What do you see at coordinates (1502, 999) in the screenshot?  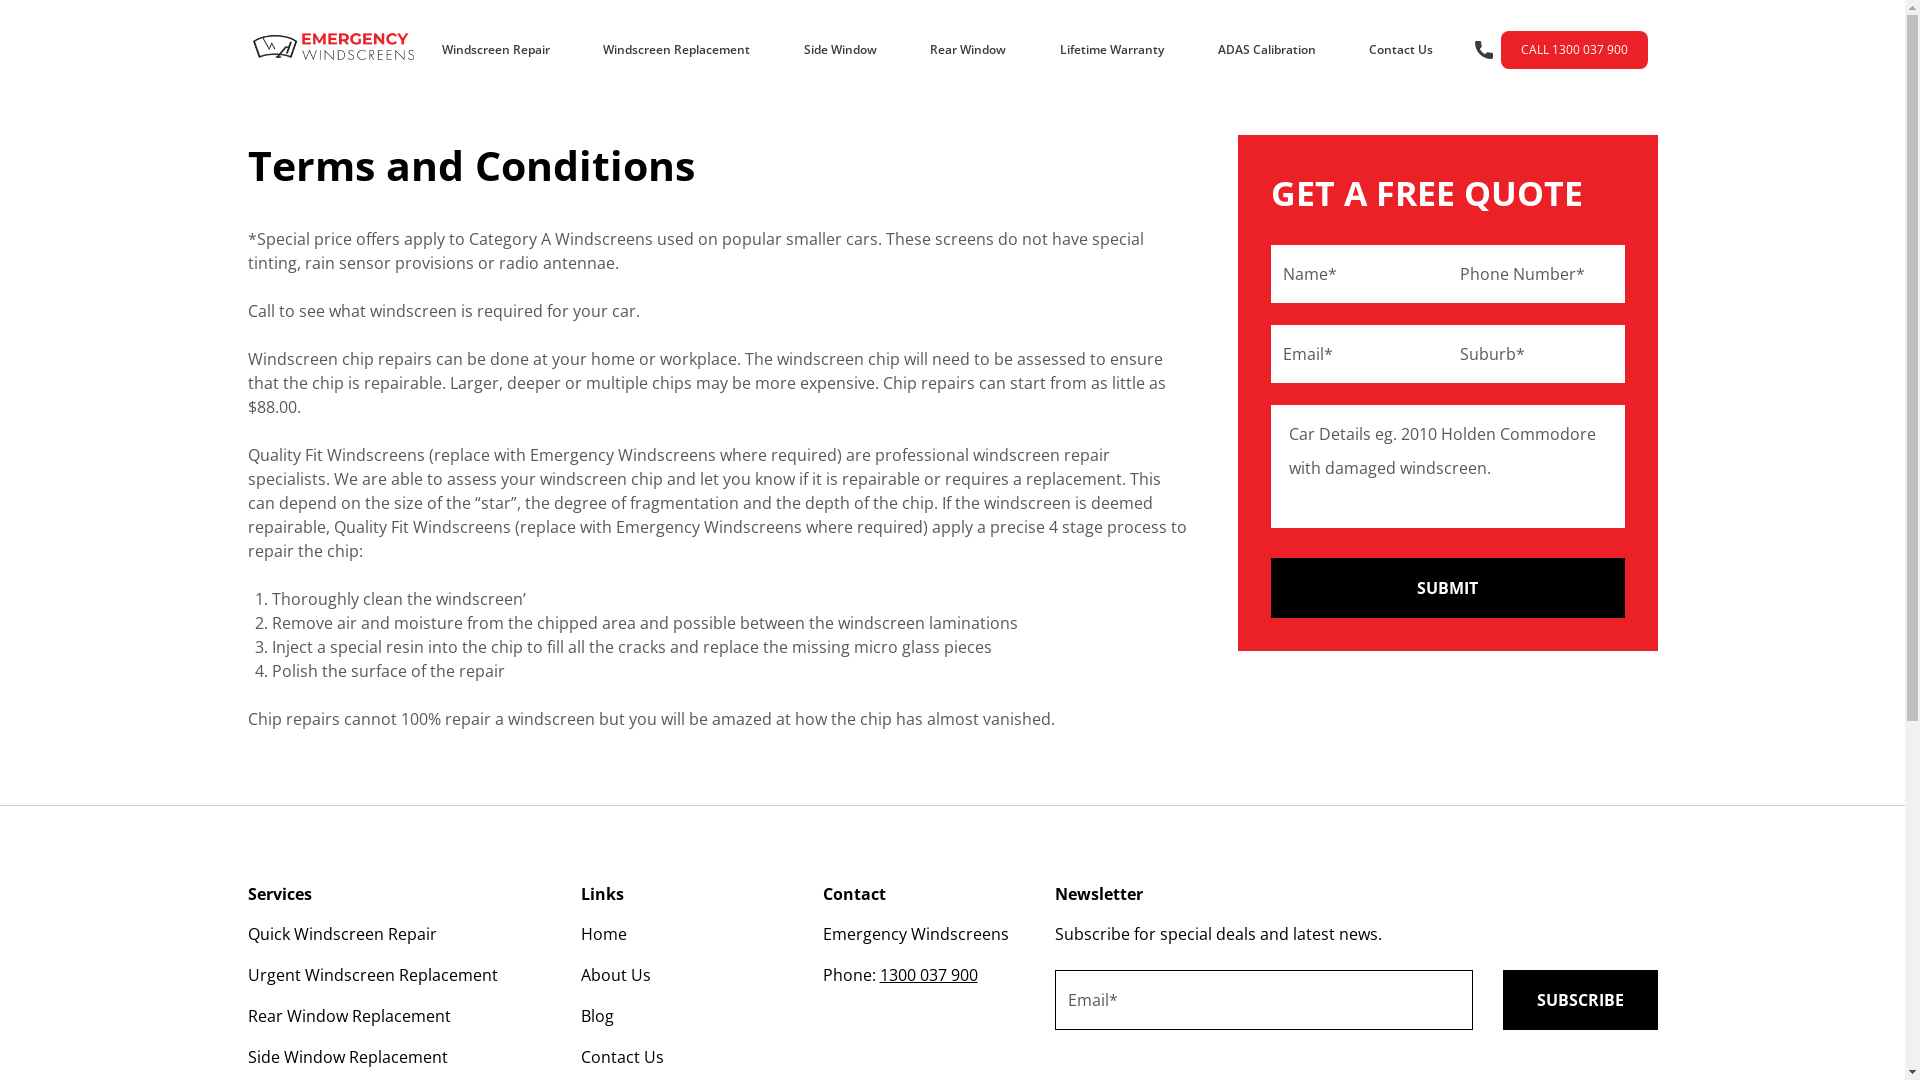 I see `'Subscribe'` at bounding box center [1502, 999].